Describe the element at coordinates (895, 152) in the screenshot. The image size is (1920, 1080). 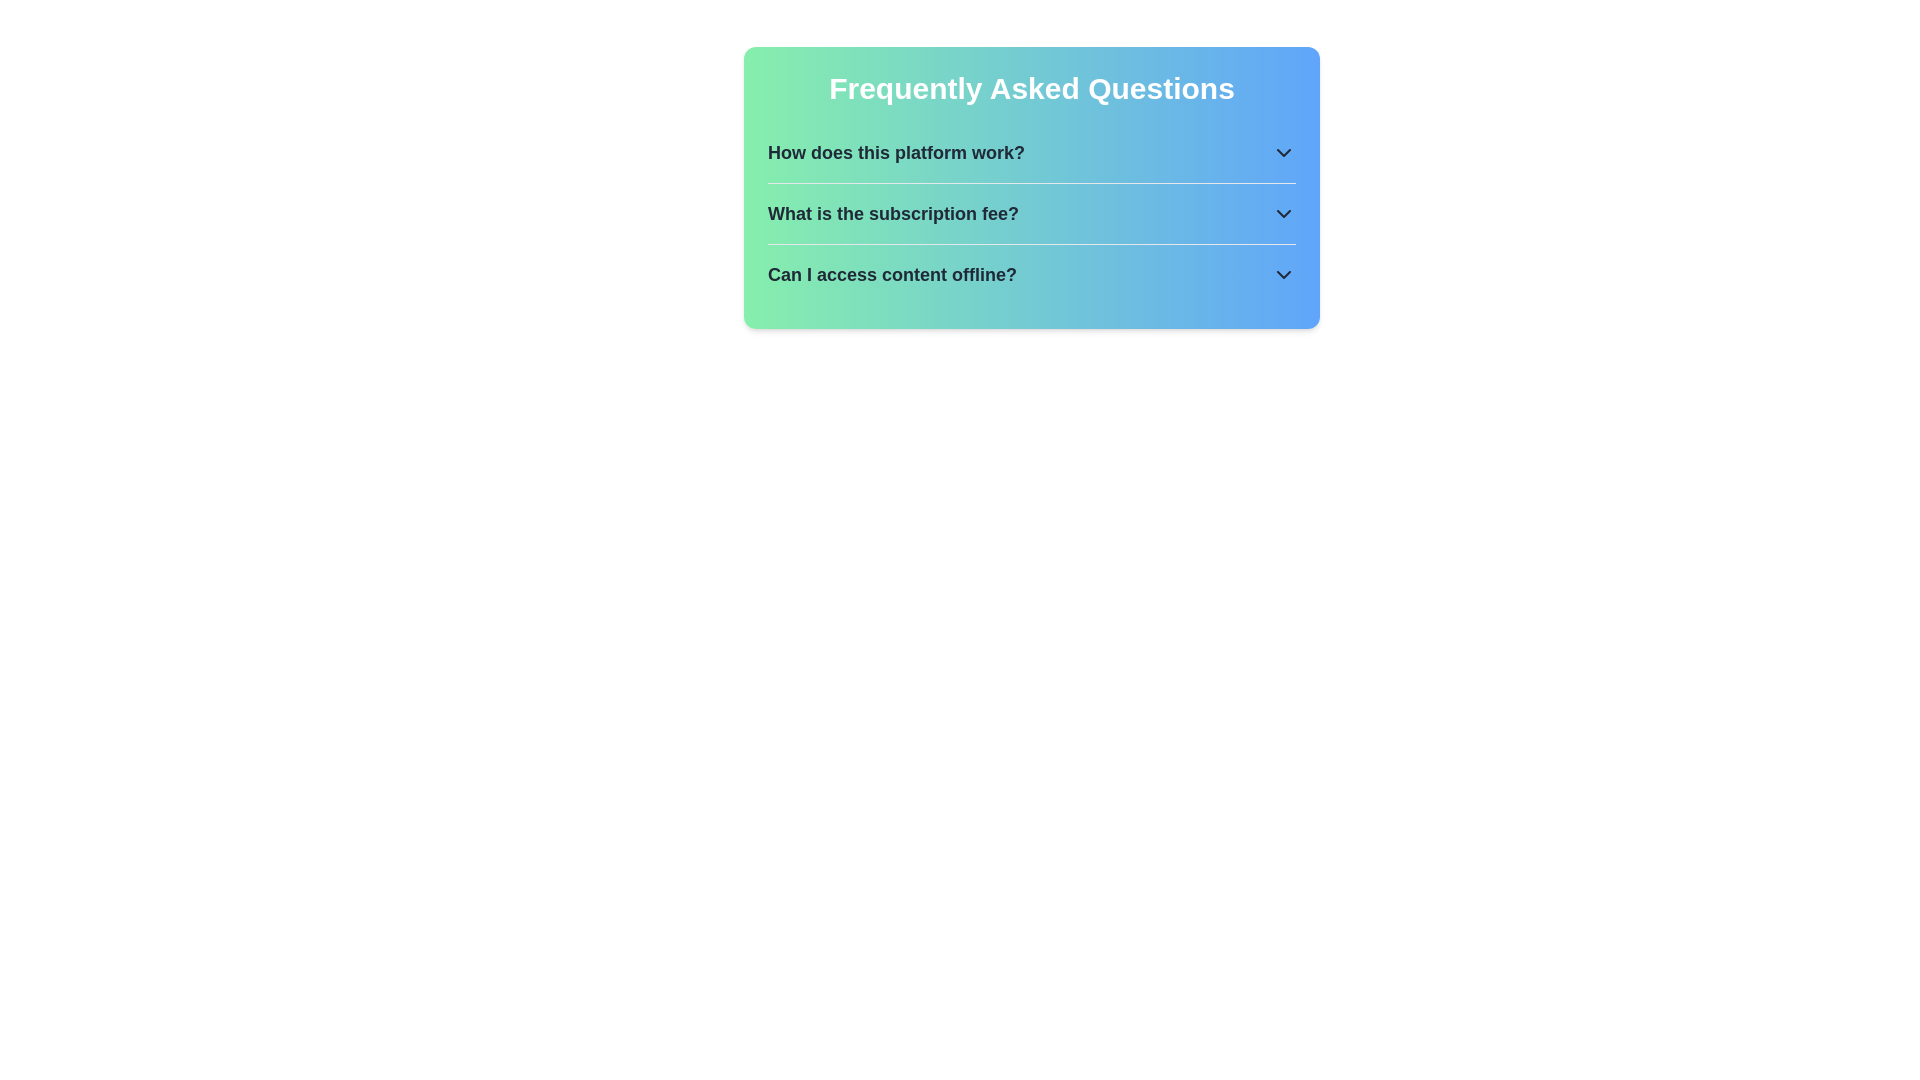
I see `the text label presenting the question 'How does this platform work?' in the FAQ section, which is the first item in the list of questions` at that location.